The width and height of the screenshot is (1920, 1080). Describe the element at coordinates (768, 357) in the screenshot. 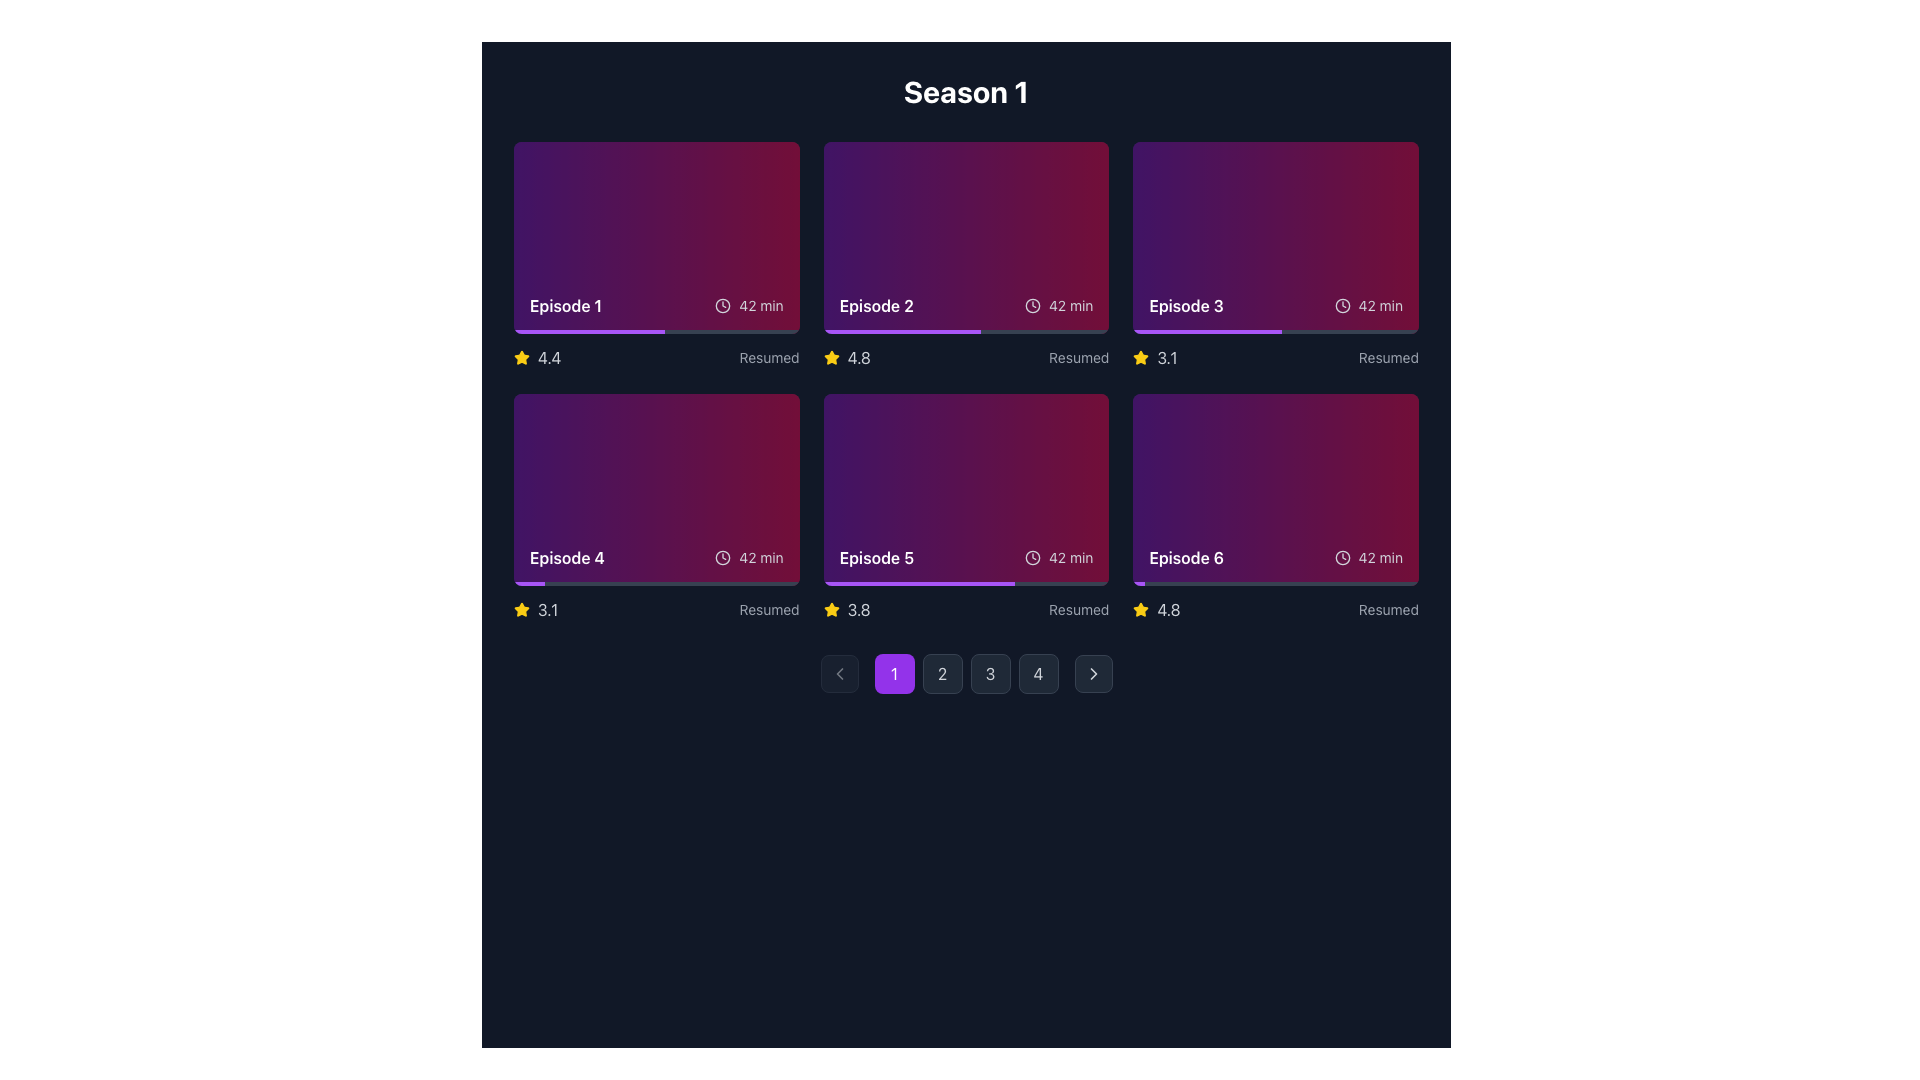

I see `the static label displaying 'Resumed' which indicates the status of the associated content in the 'Episode 2' card, positioned to the right of the yellow star rating icon` at that location.